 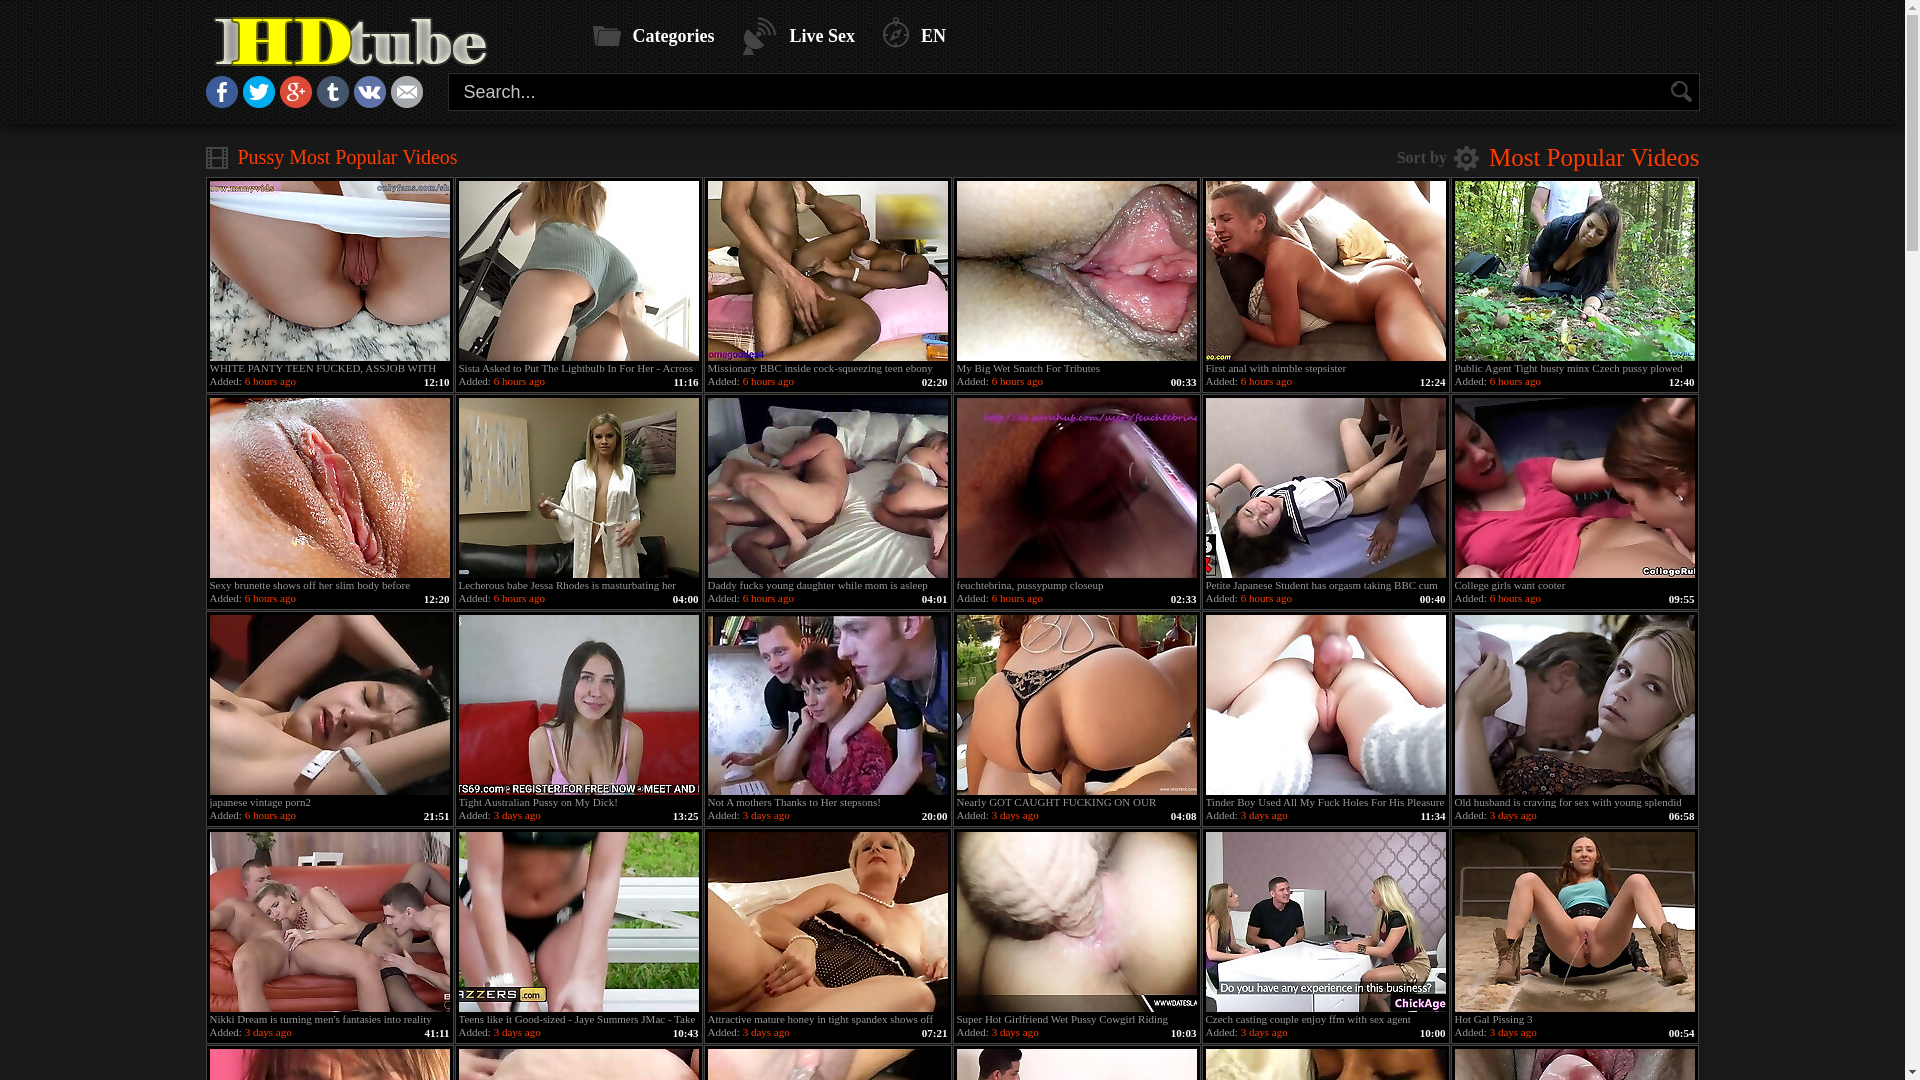 I want to click on 'Teens like it Good-sized - Jaye Summers JMac - Take Me Home', so click(x=576, y=921).